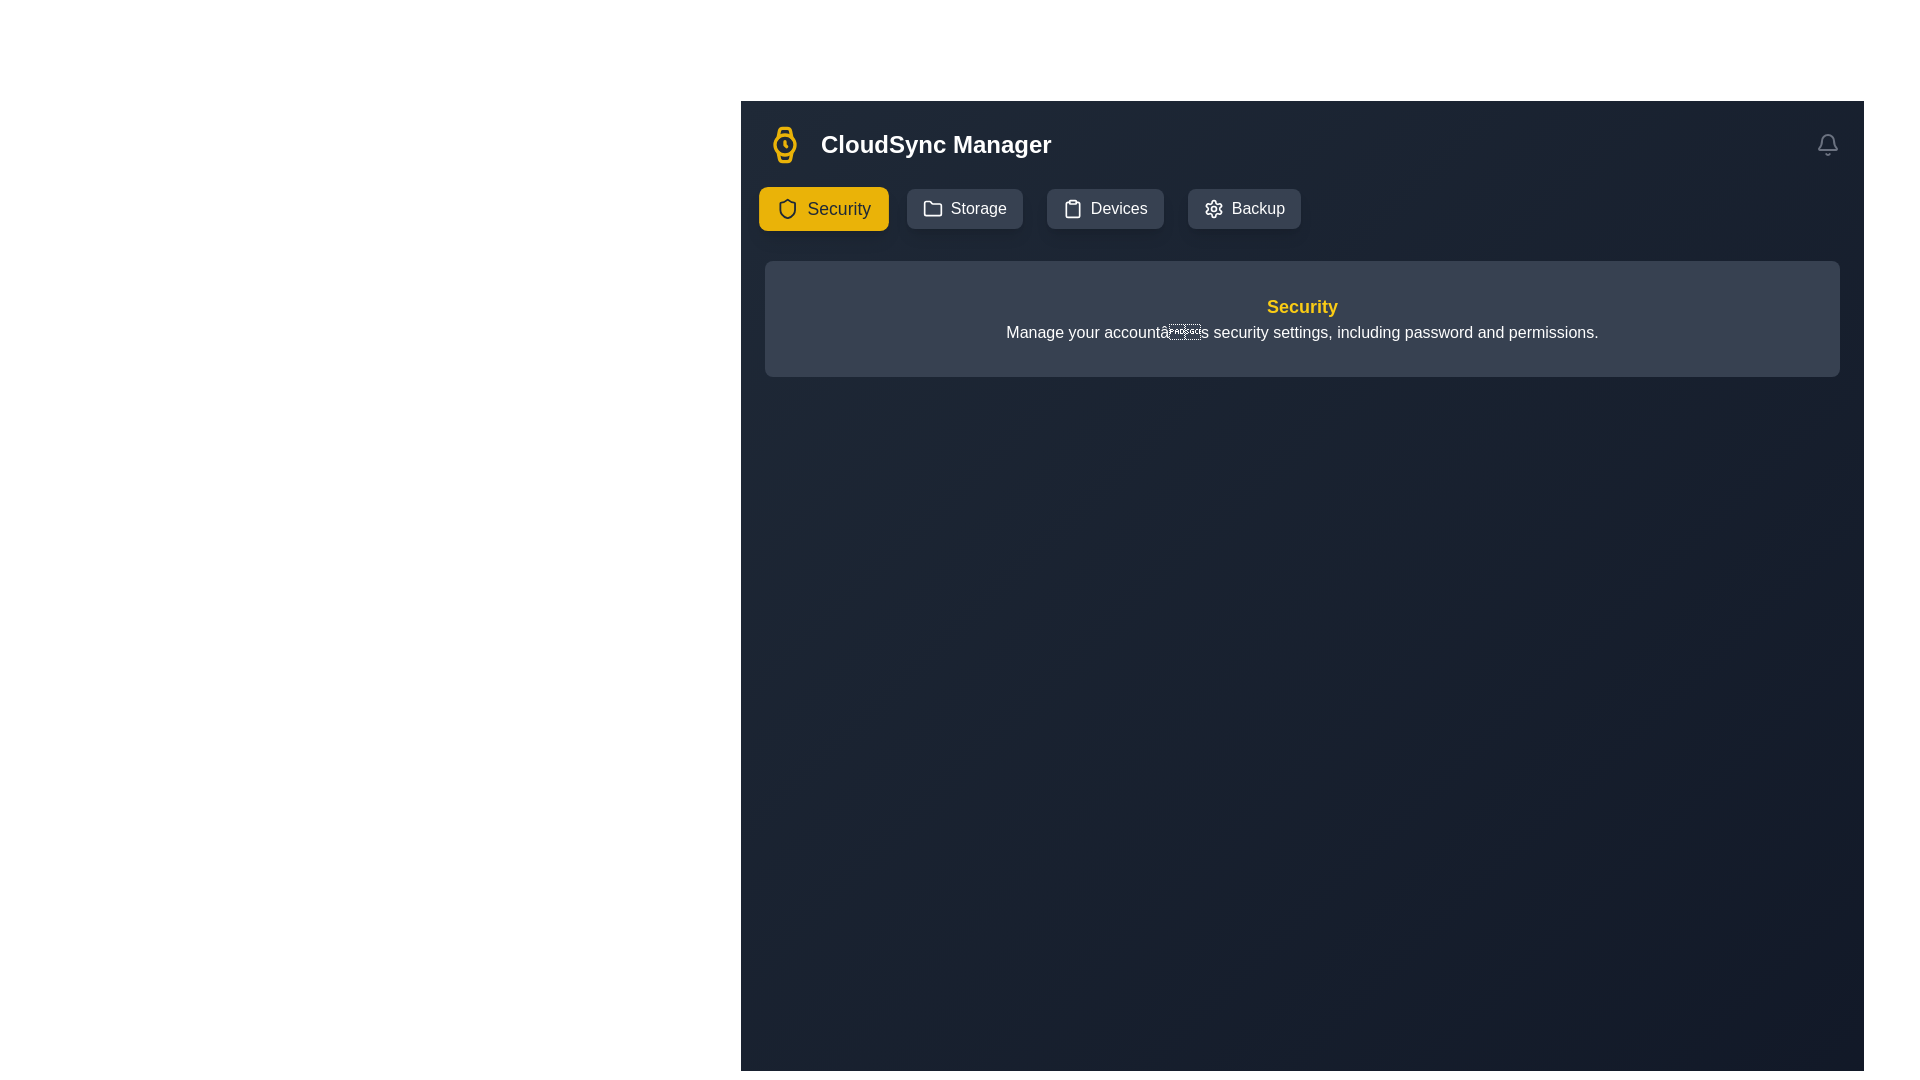 This screenshot has height=1080, width=1920. What do you see at coordinates (1071, 208) in the screenshot?
I see `the 'Devices' icon in the navigation bar, which is the third button located between the 'Storage' and 'Backup' buttons, to manage connected devices` at bounding box center [1071, 208].